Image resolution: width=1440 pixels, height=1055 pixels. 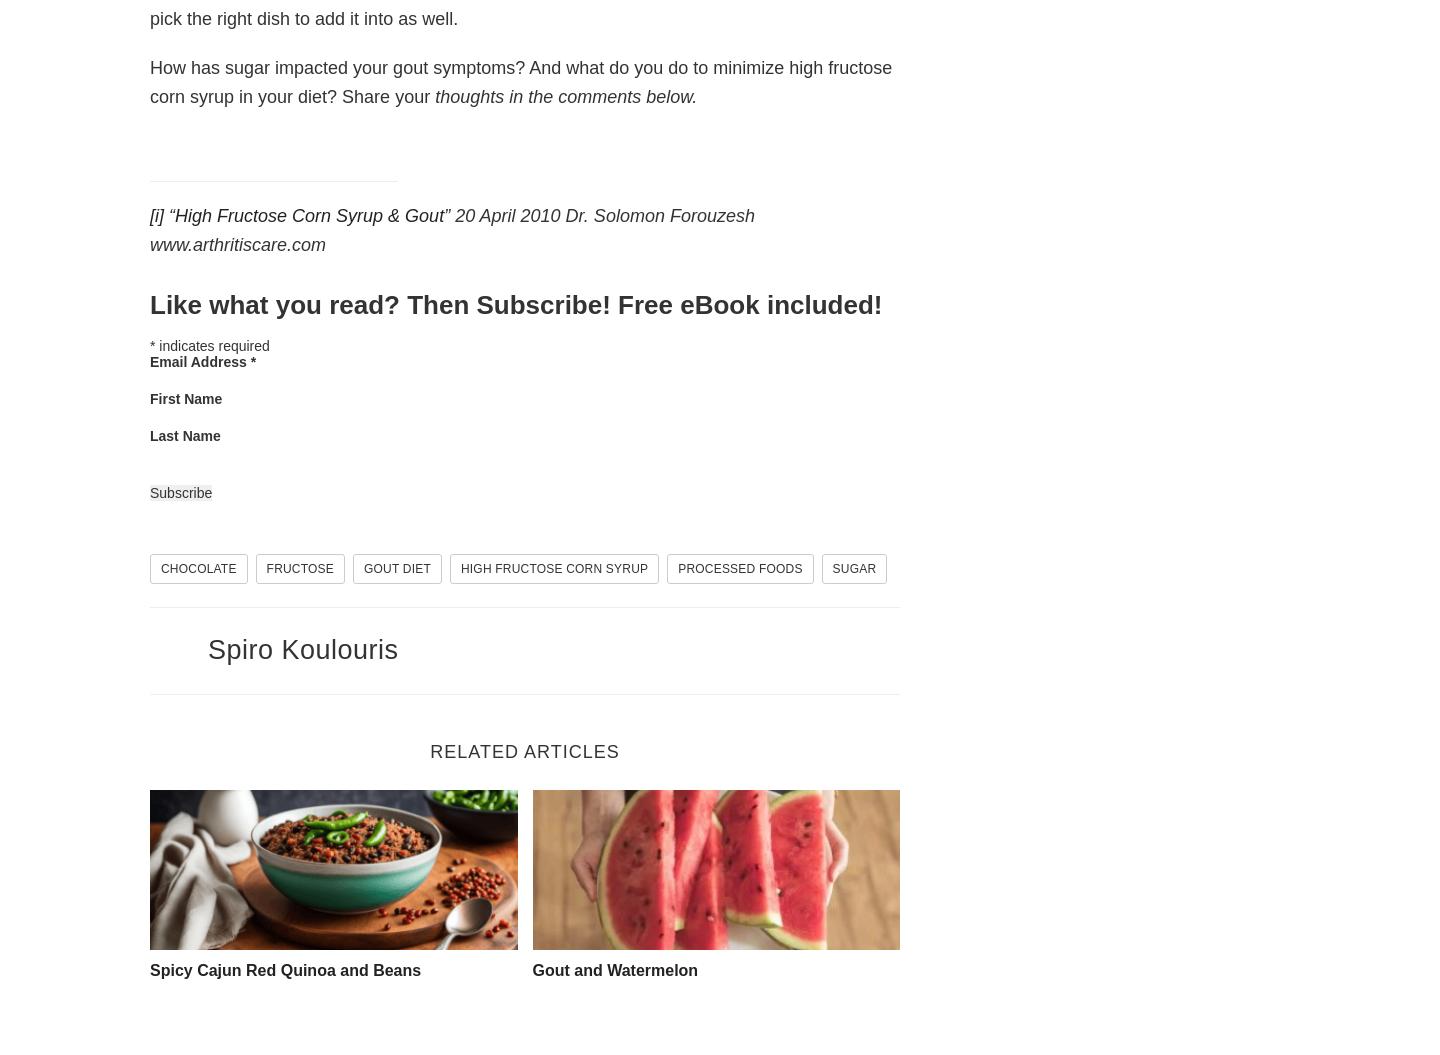 I want to click on '[i]', so click(x=155, y=214).